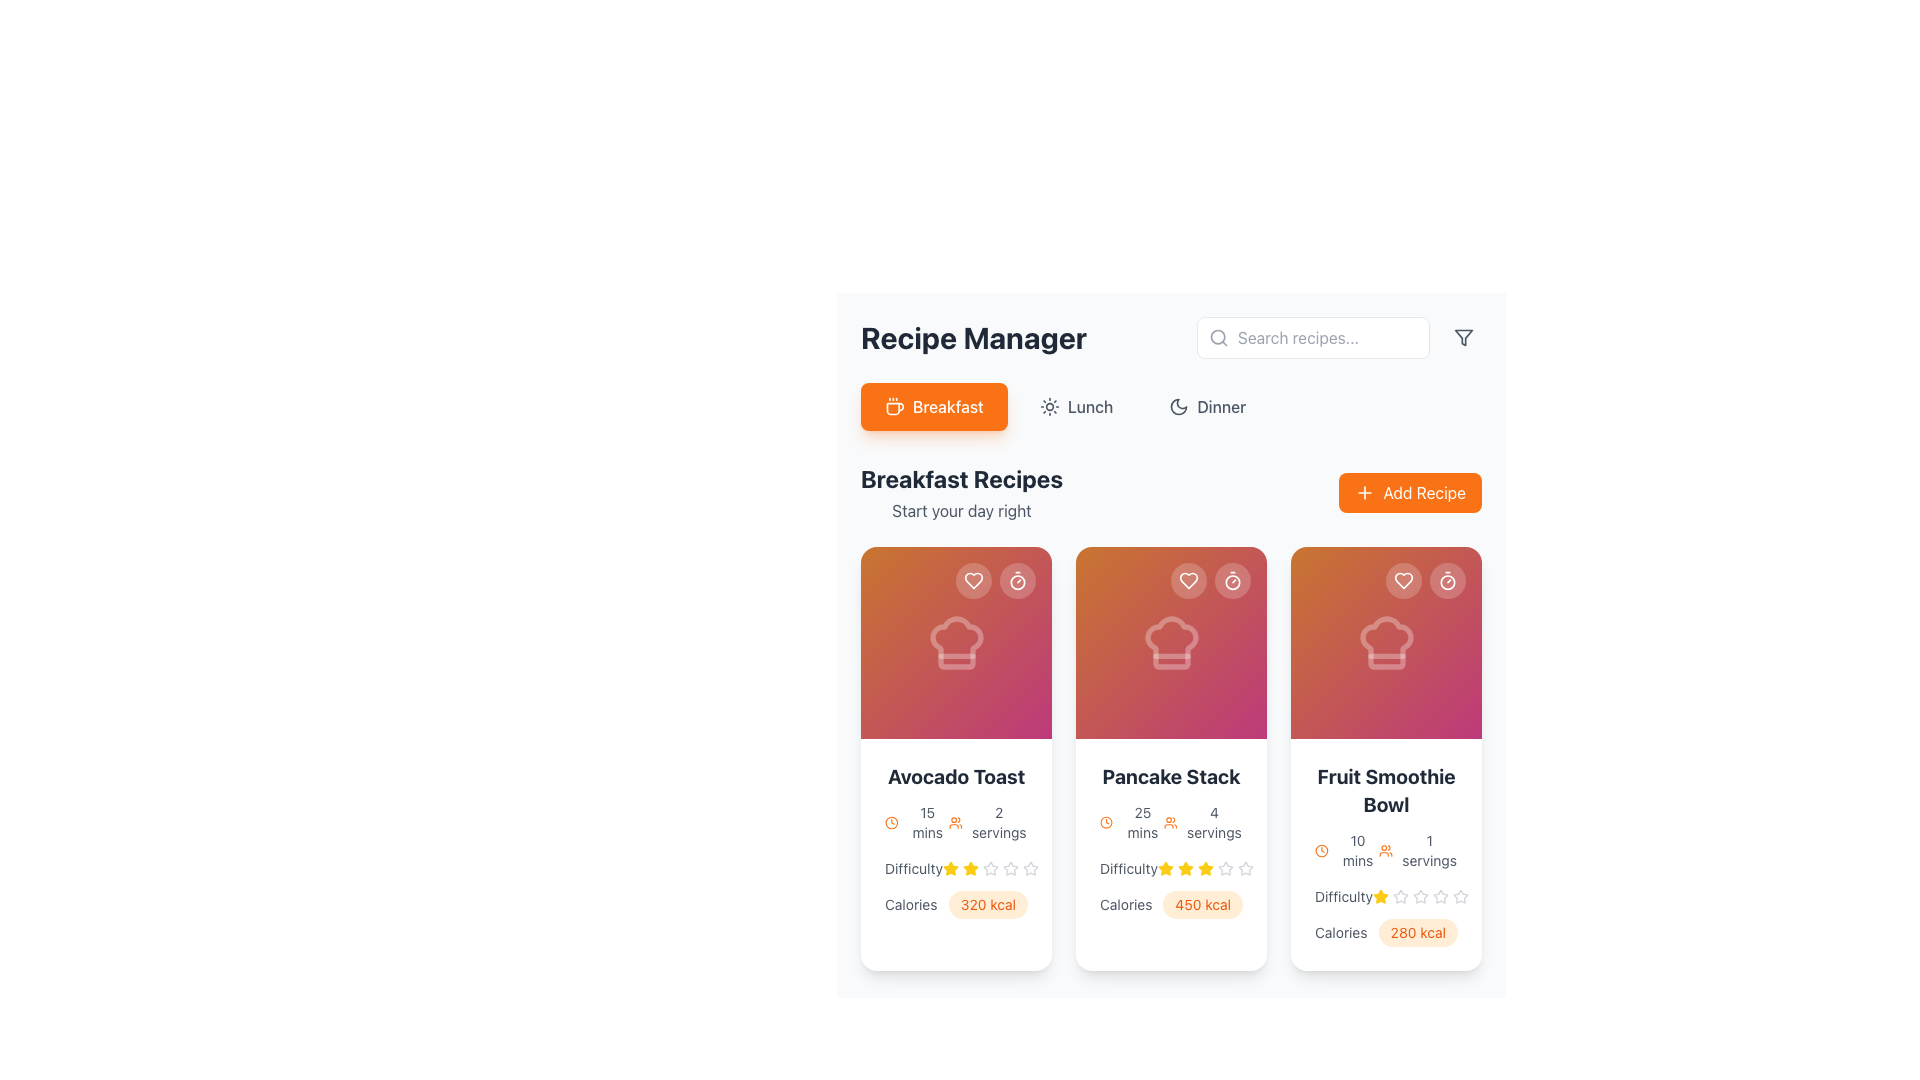  I want to click on the text element that displays the number of servings for the 'Fruit Smoothie Bowl' recipe, which is located to the right of '10 mins' beneath the orange clock icon in the 'Breakfast Recipes' section, so click(1417, 851).